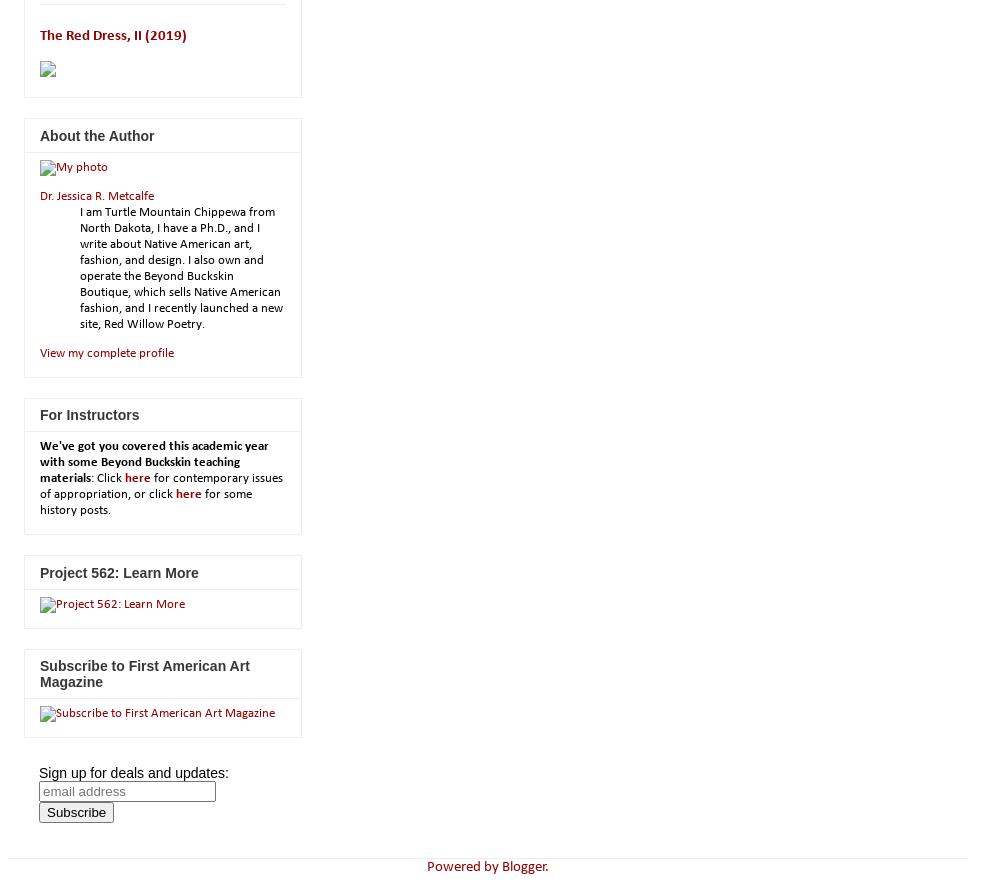 This screenshot has width=984, height=884. What do you see at coordinates (161, 485) in the screenshot?
I see `'for contemporary issues of appropriation, or click'` at bounding box center [161, 485].